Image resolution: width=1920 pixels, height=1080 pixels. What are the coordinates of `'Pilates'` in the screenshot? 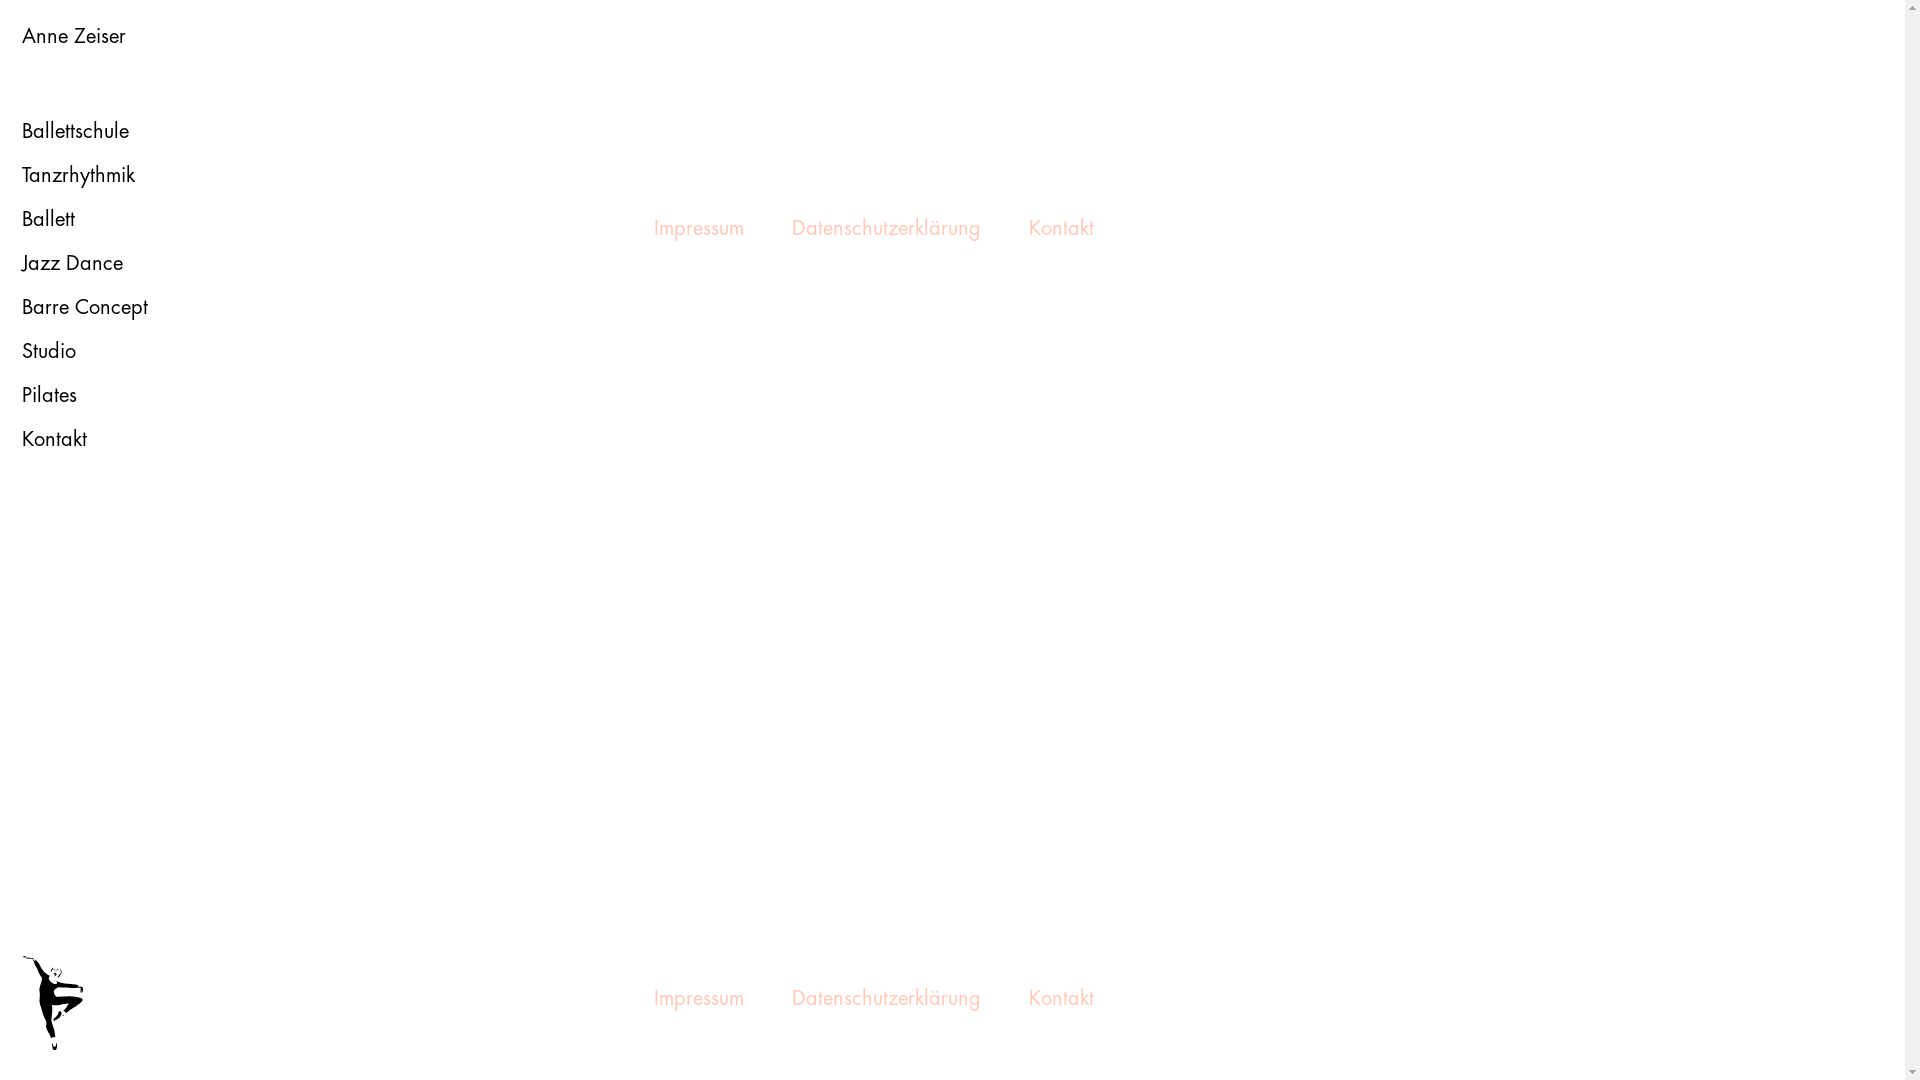 It's located at (49, 395).